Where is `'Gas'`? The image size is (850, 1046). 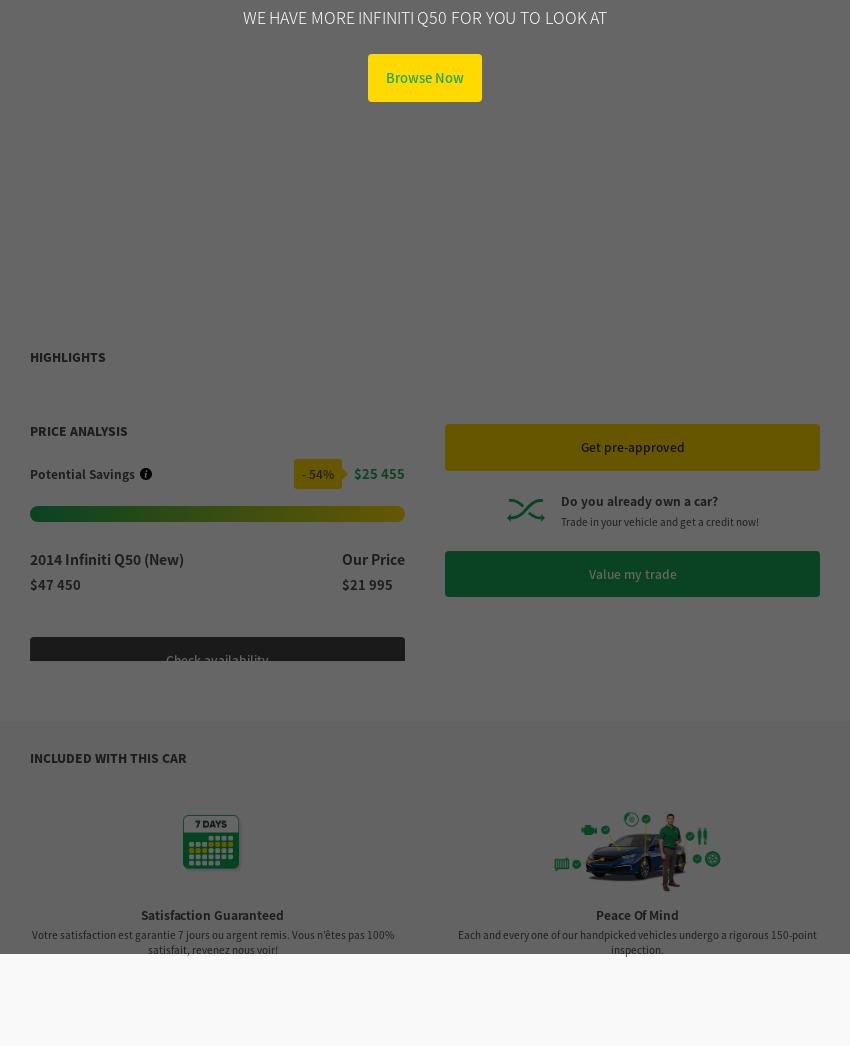
'Gas' is located at coordinates (635, 925).